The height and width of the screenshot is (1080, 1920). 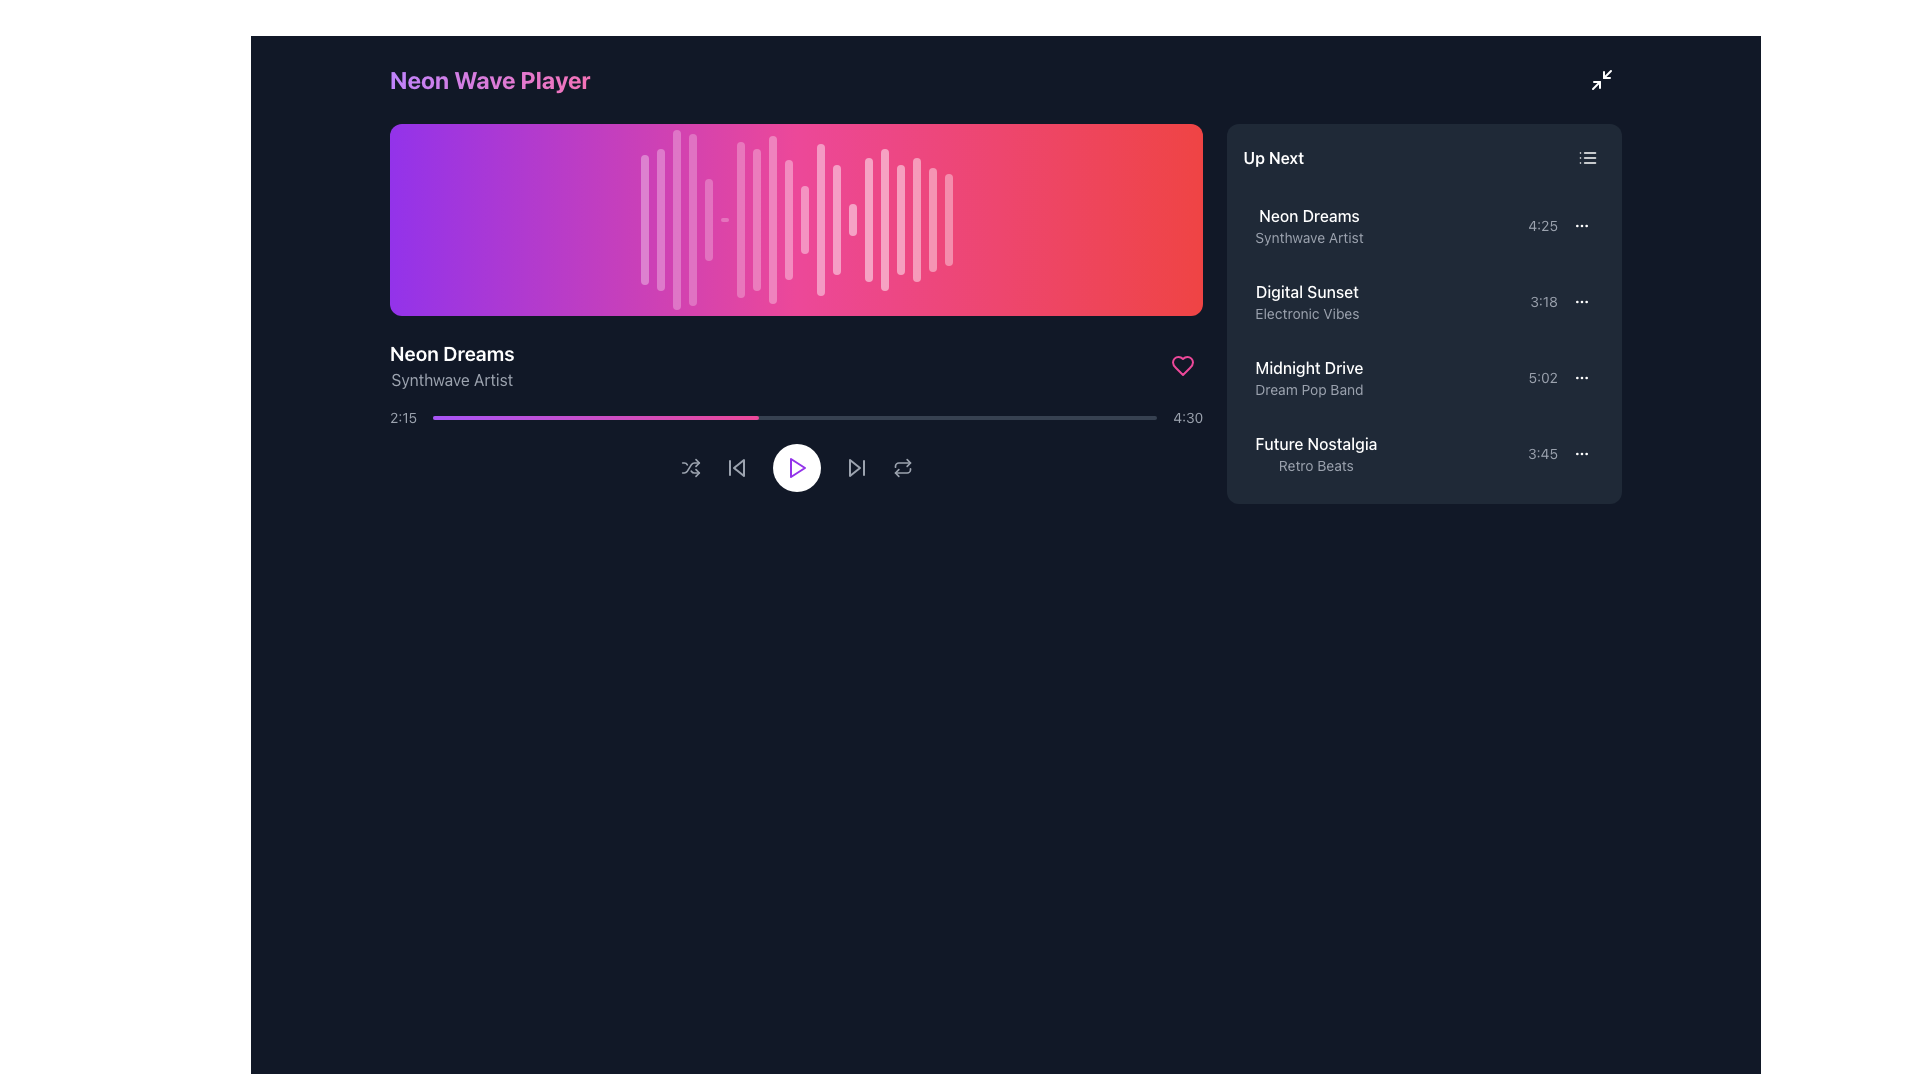 What do you see at coordinates (1316, 466) in the screenshot?
I see `the text label displaying 'Retro Beats', which is styled in light gray and positioned below 'Future Nostalgia' within the right-hand side panel under 'Up Next'` at bounding box center [1316, 466].